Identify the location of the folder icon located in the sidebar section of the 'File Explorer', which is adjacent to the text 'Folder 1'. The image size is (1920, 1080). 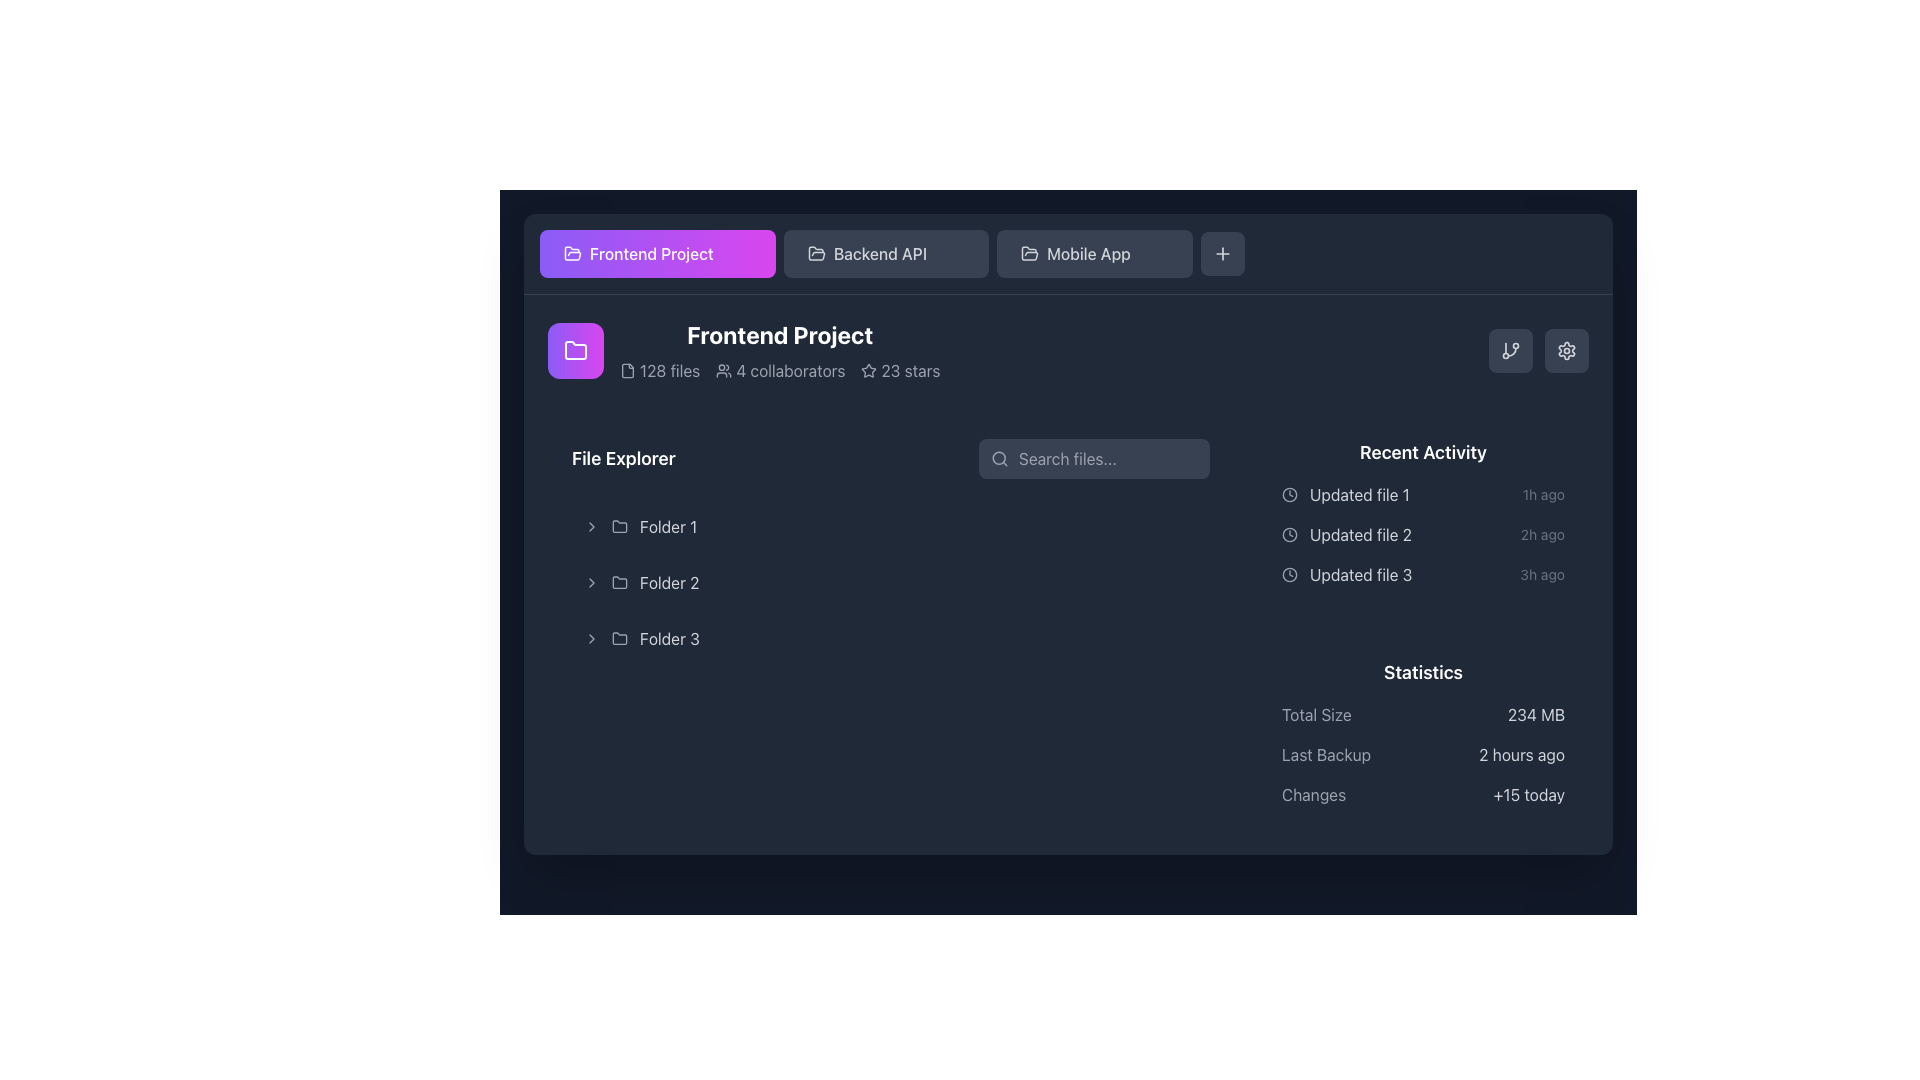
(618, 524).